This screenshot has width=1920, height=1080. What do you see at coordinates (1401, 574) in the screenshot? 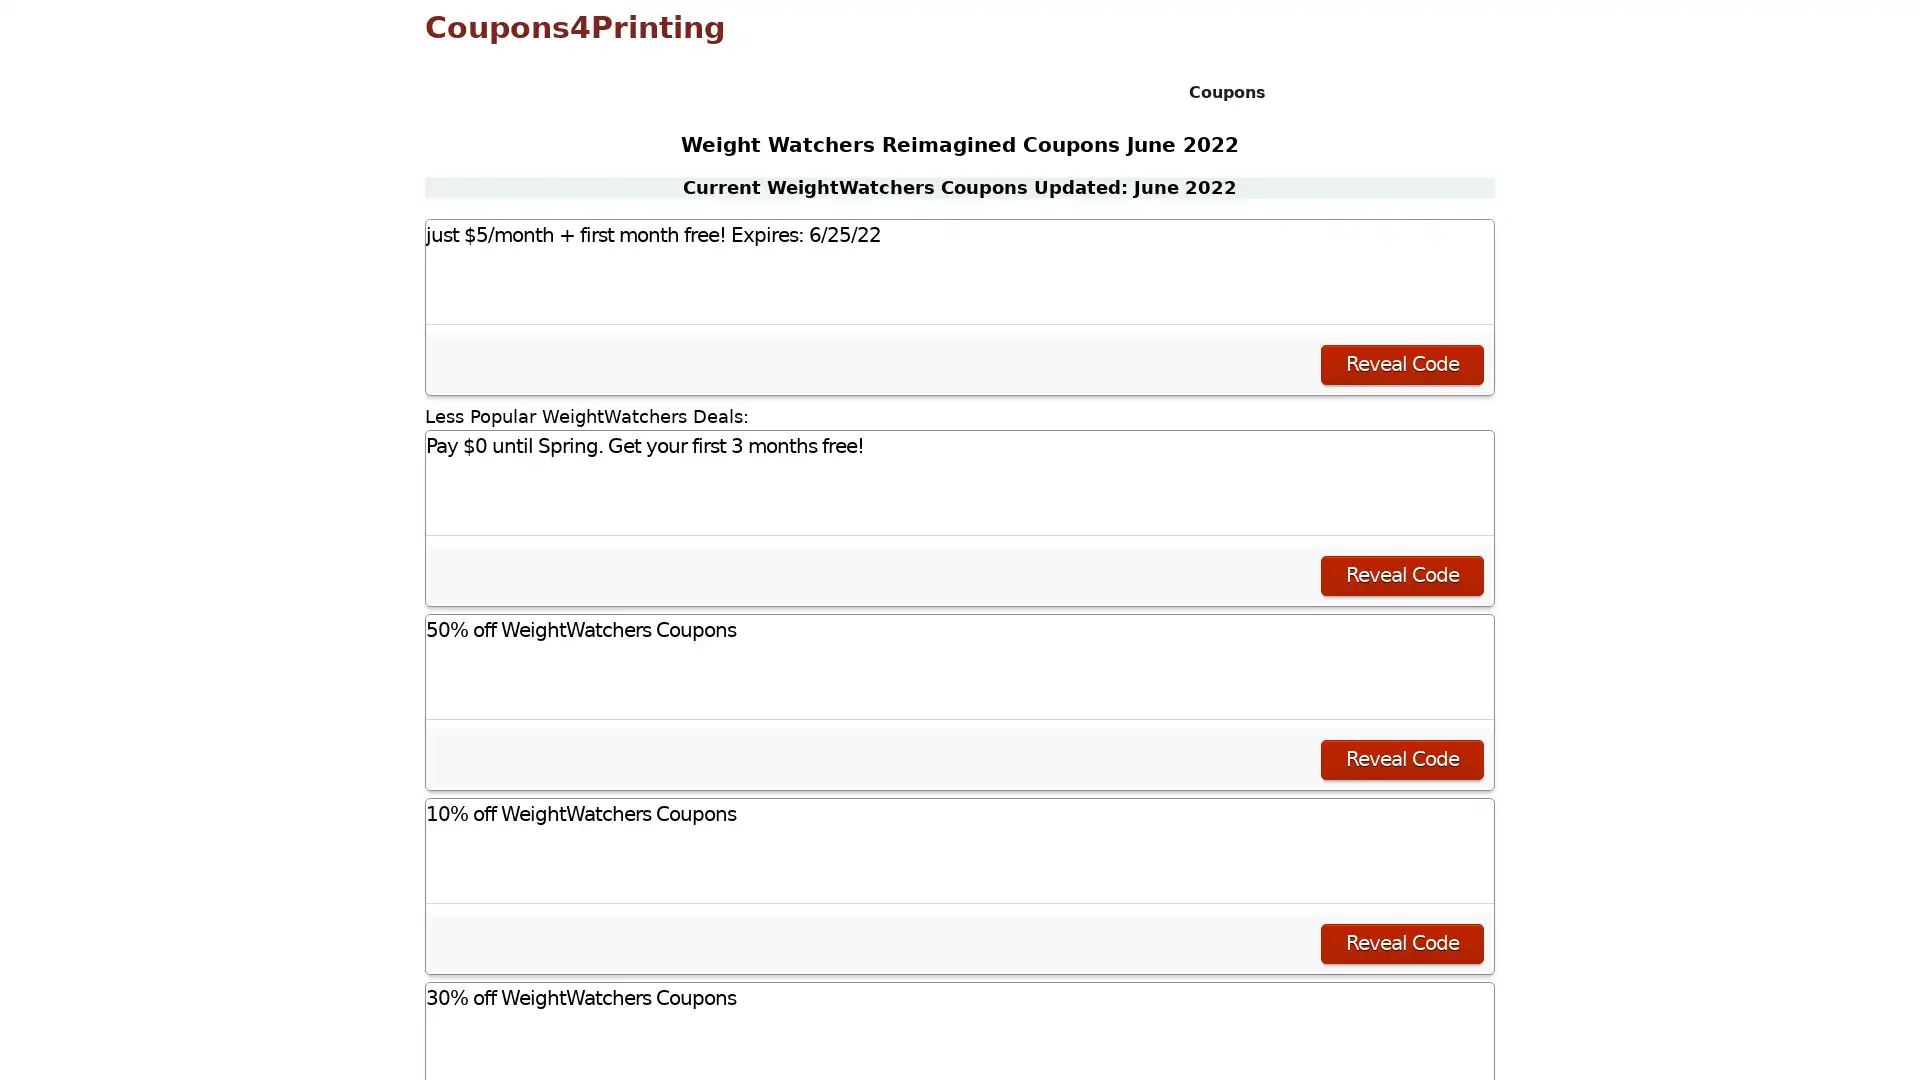
I see `Reveal Code` at bounding box center [1401, 574].